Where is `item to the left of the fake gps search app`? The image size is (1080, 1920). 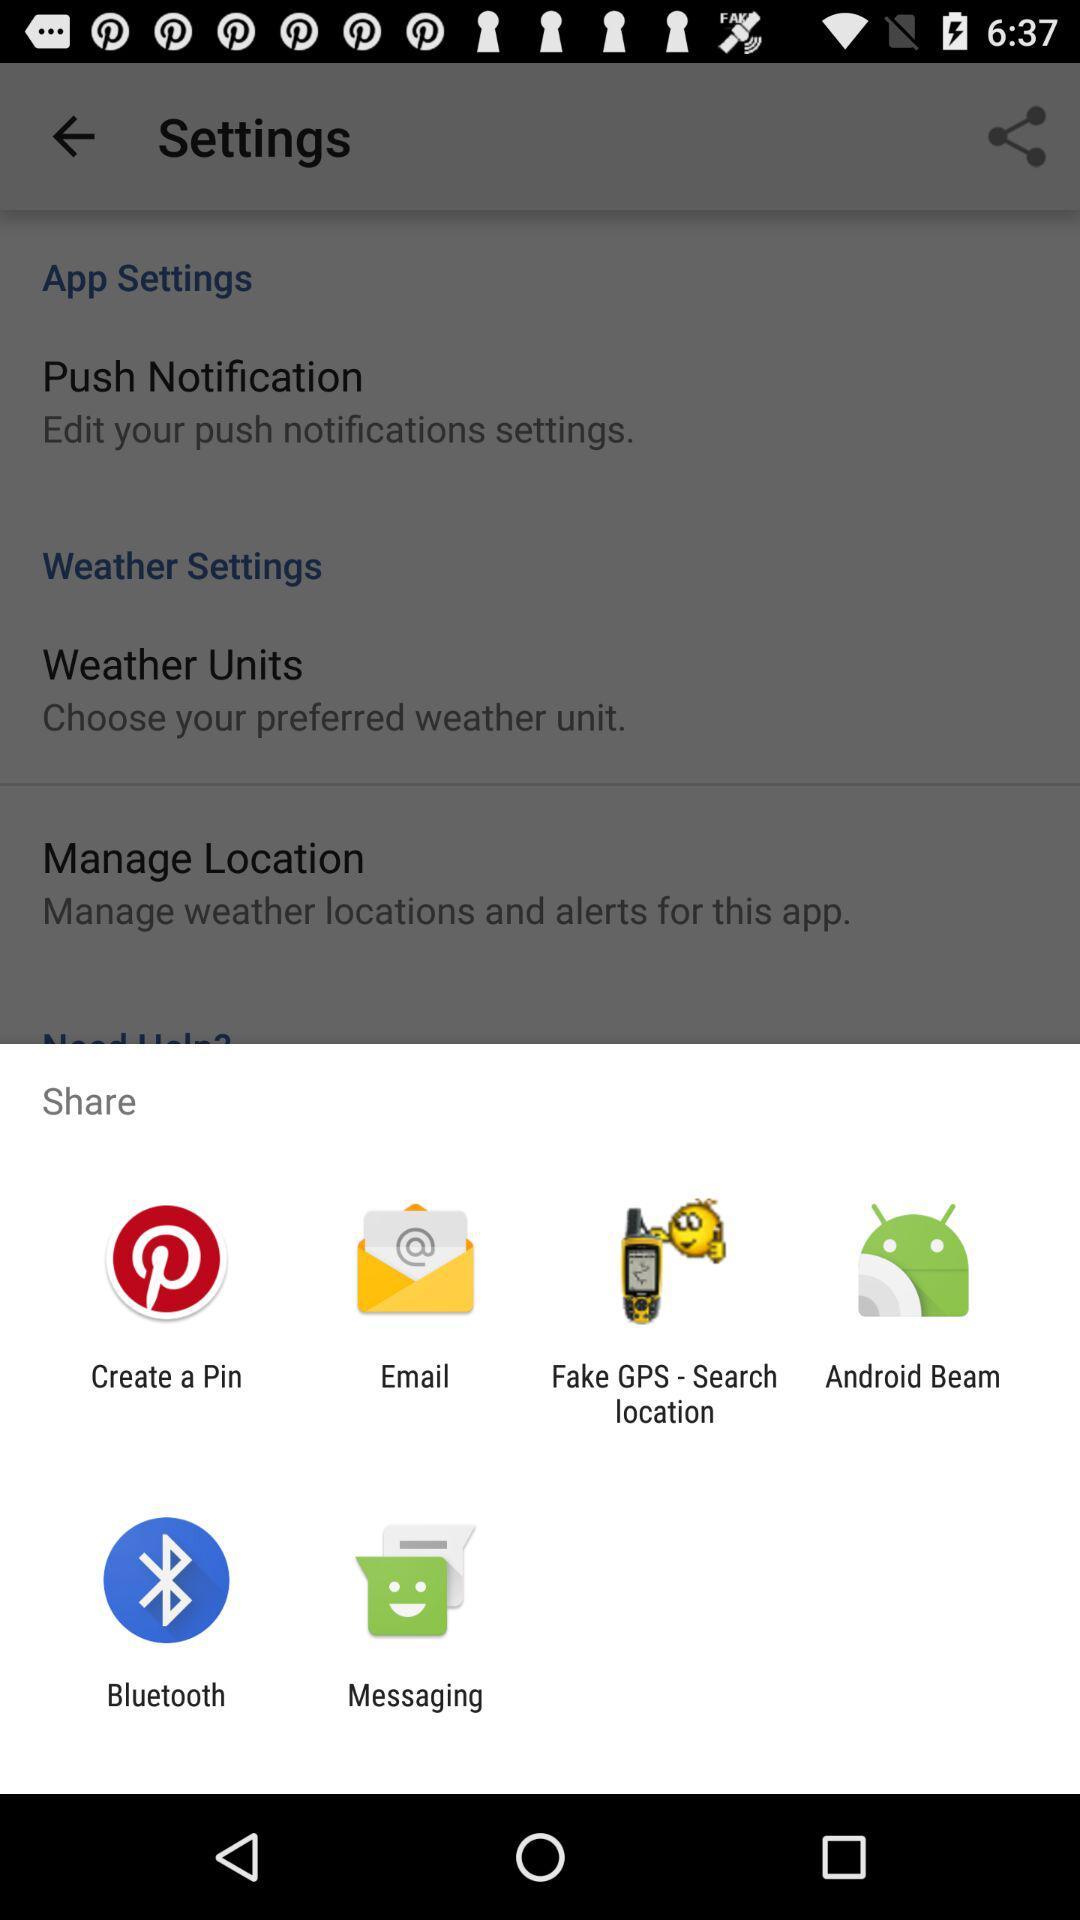
item to the left of the fake gps search app is located at coordinates (414, 1392).